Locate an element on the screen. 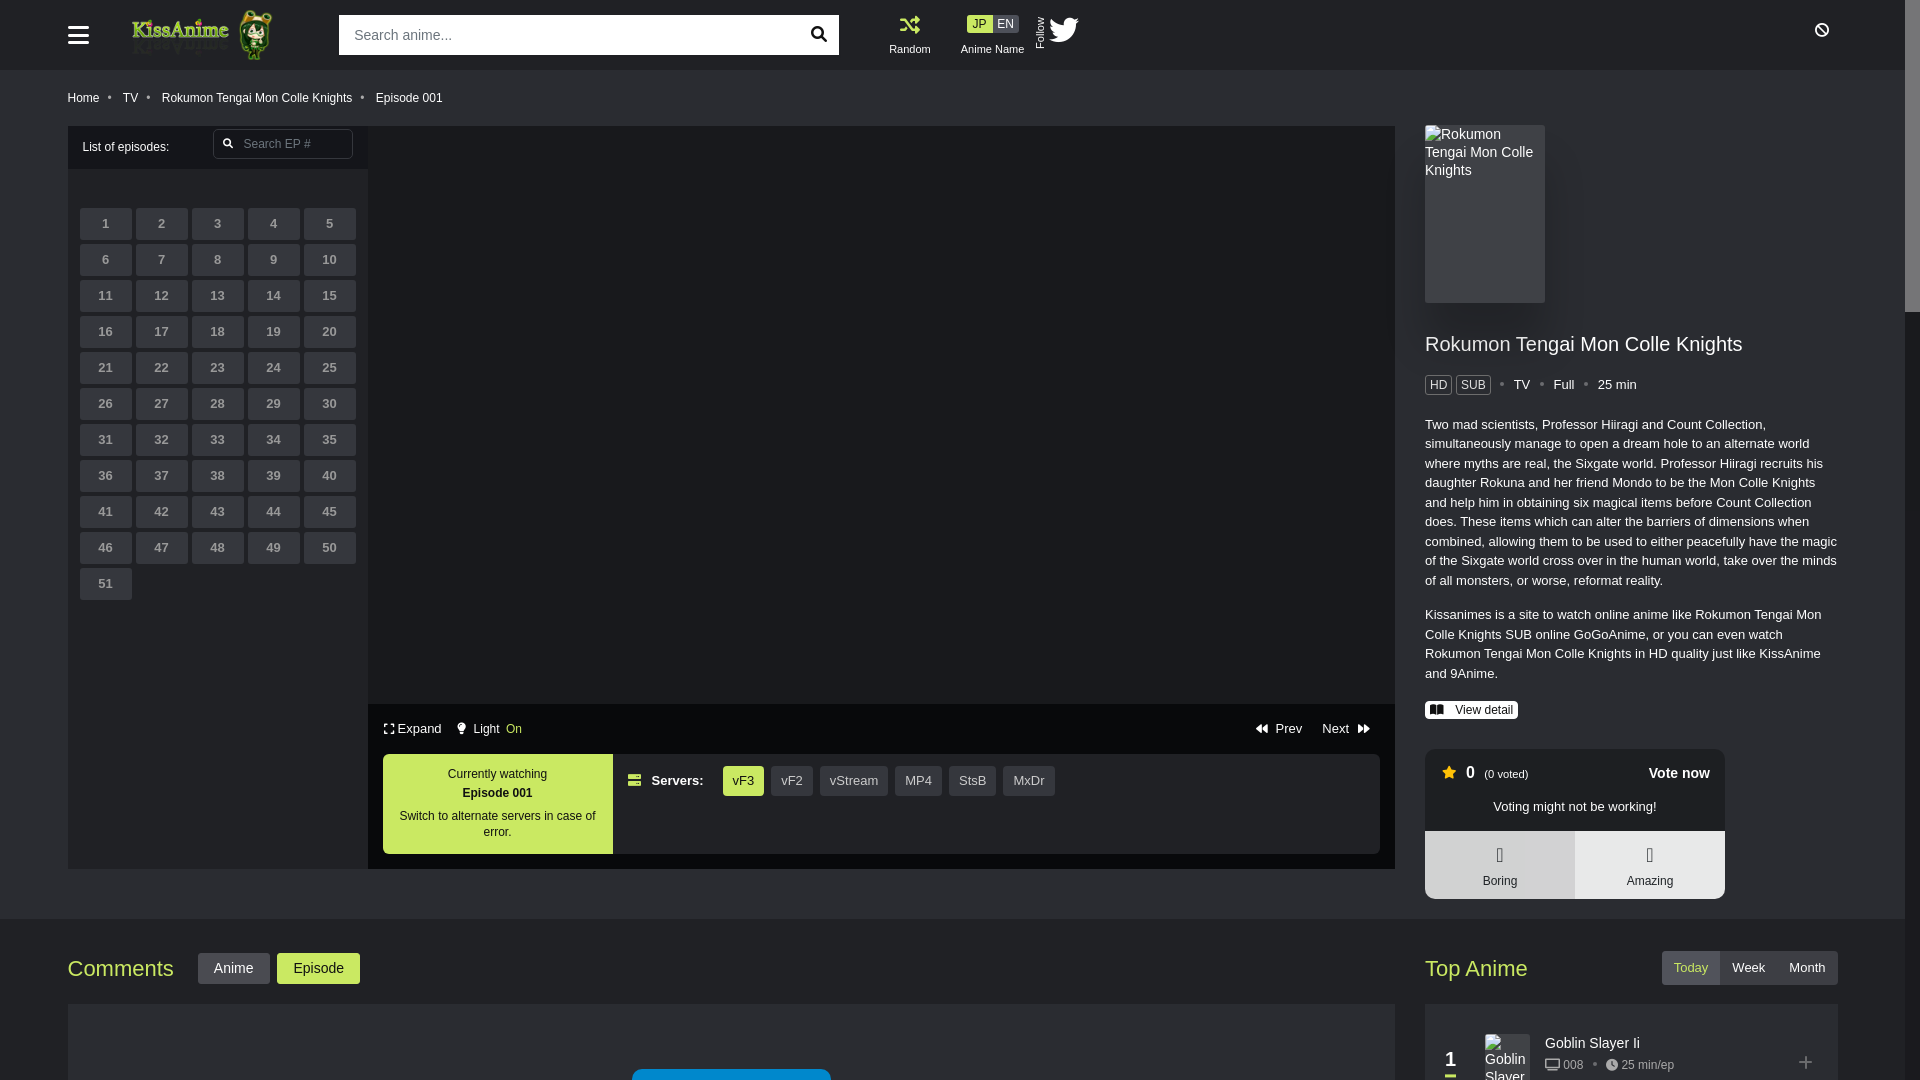 Image resolution: width=1920 pixels, height=1080 pixels. '19' is located at coordinates (272, 330).